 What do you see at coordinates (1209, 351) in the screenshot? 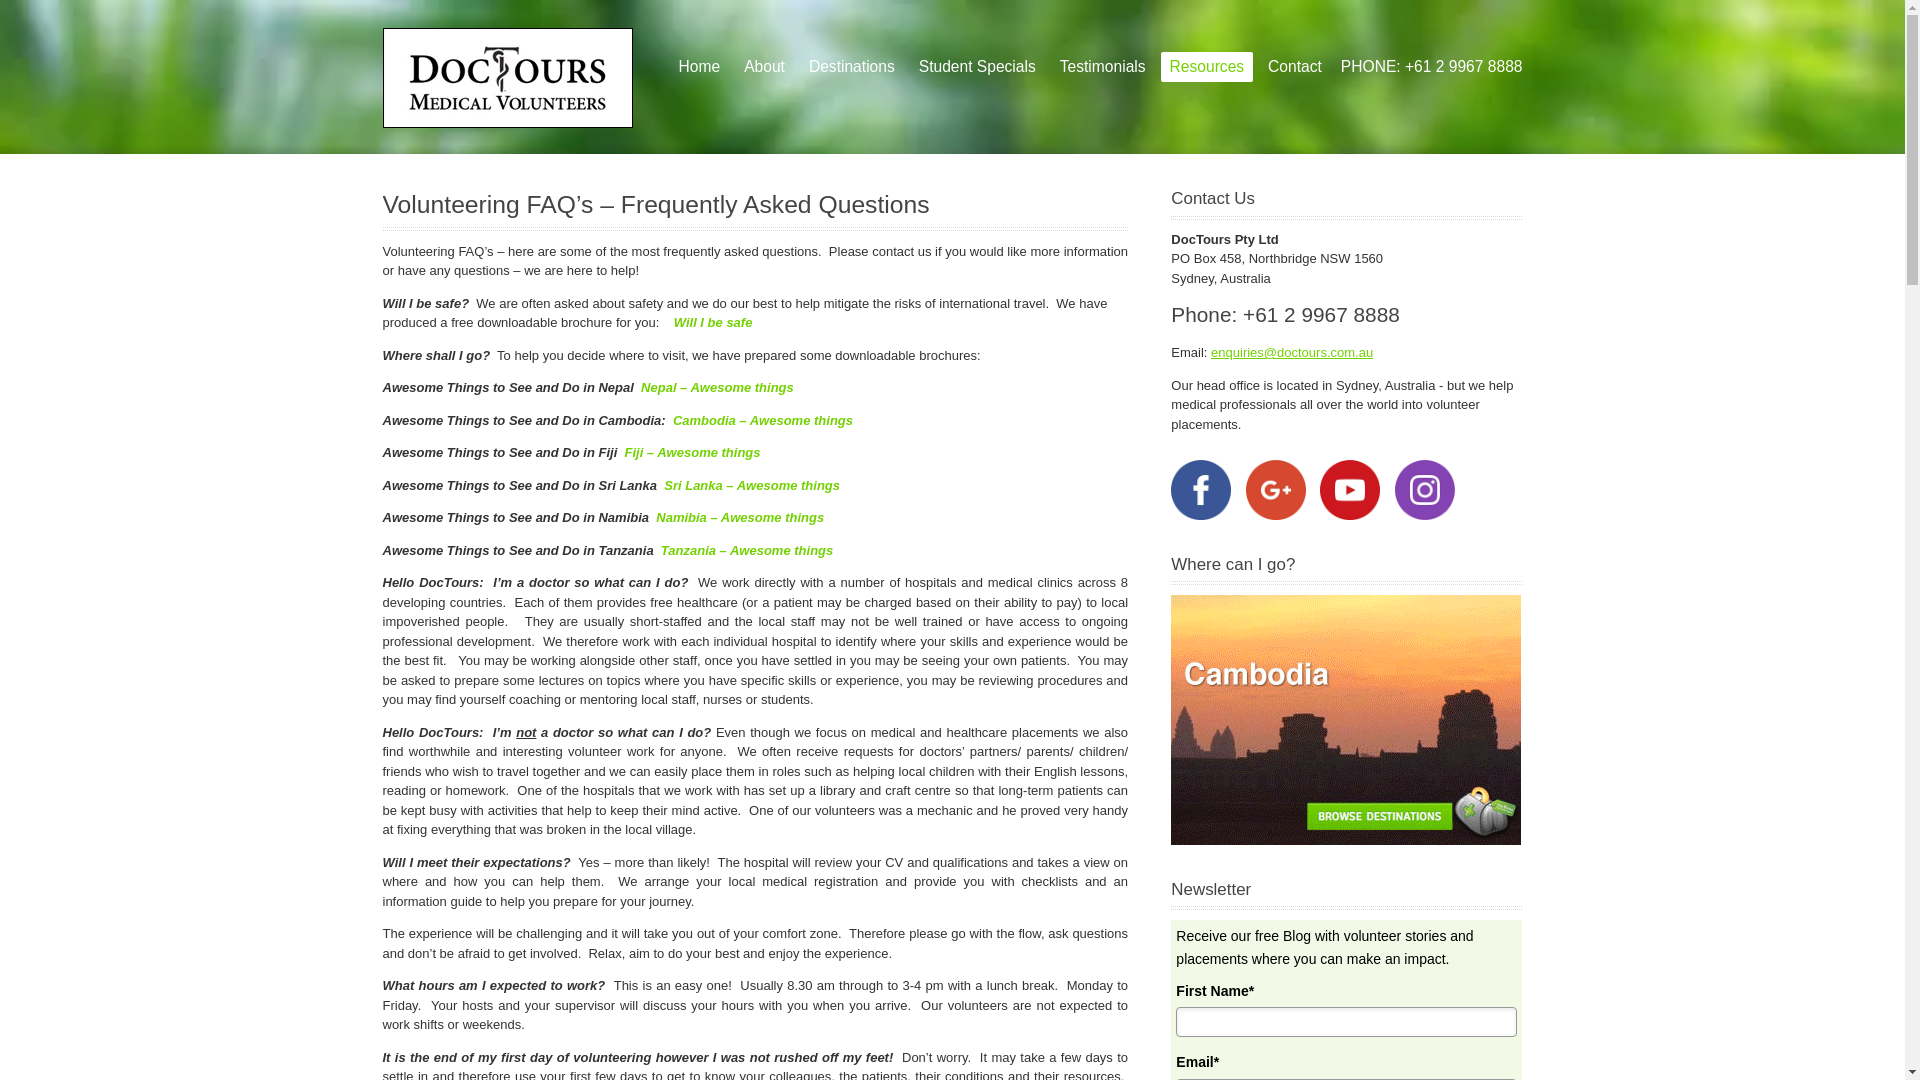
I see `'enquiries@doctours.com.au'` at bounding box center [1209, 351].